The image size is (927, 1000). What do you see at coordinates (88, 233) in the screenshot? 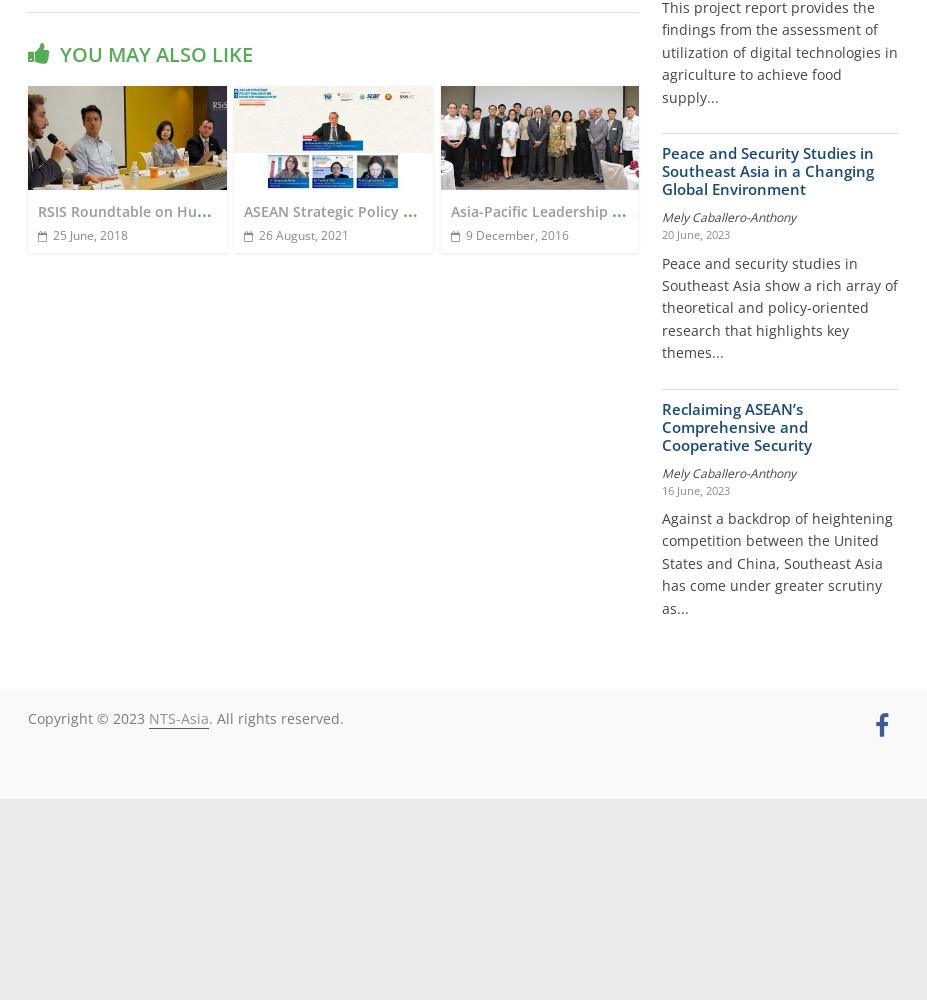
I see `'25 June, 2018'` at bounding box center [88, 233].